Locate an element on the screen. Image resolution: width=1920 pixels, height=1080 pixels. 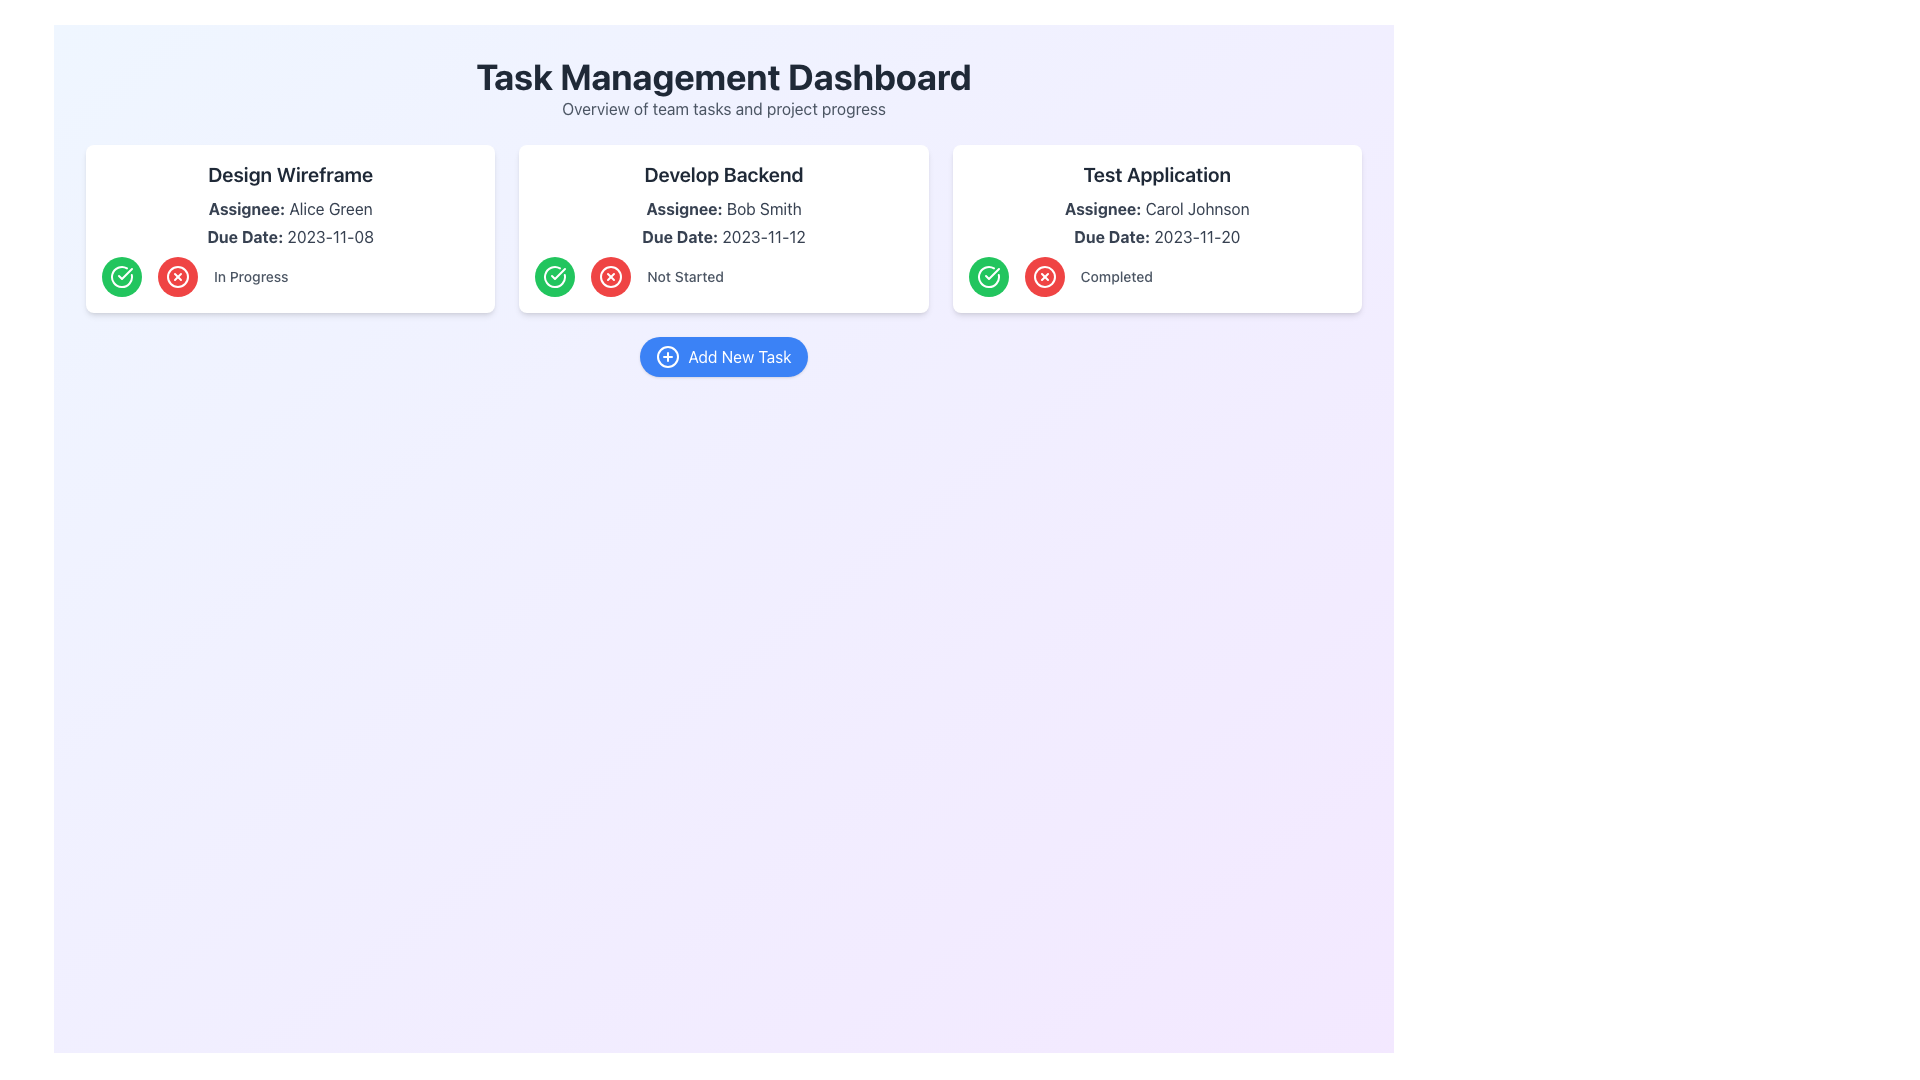
the leftmost circular green button with a white checkmark in the 'Test Application' card's status section to mark the task as completed is located at coordinates (988, 277).